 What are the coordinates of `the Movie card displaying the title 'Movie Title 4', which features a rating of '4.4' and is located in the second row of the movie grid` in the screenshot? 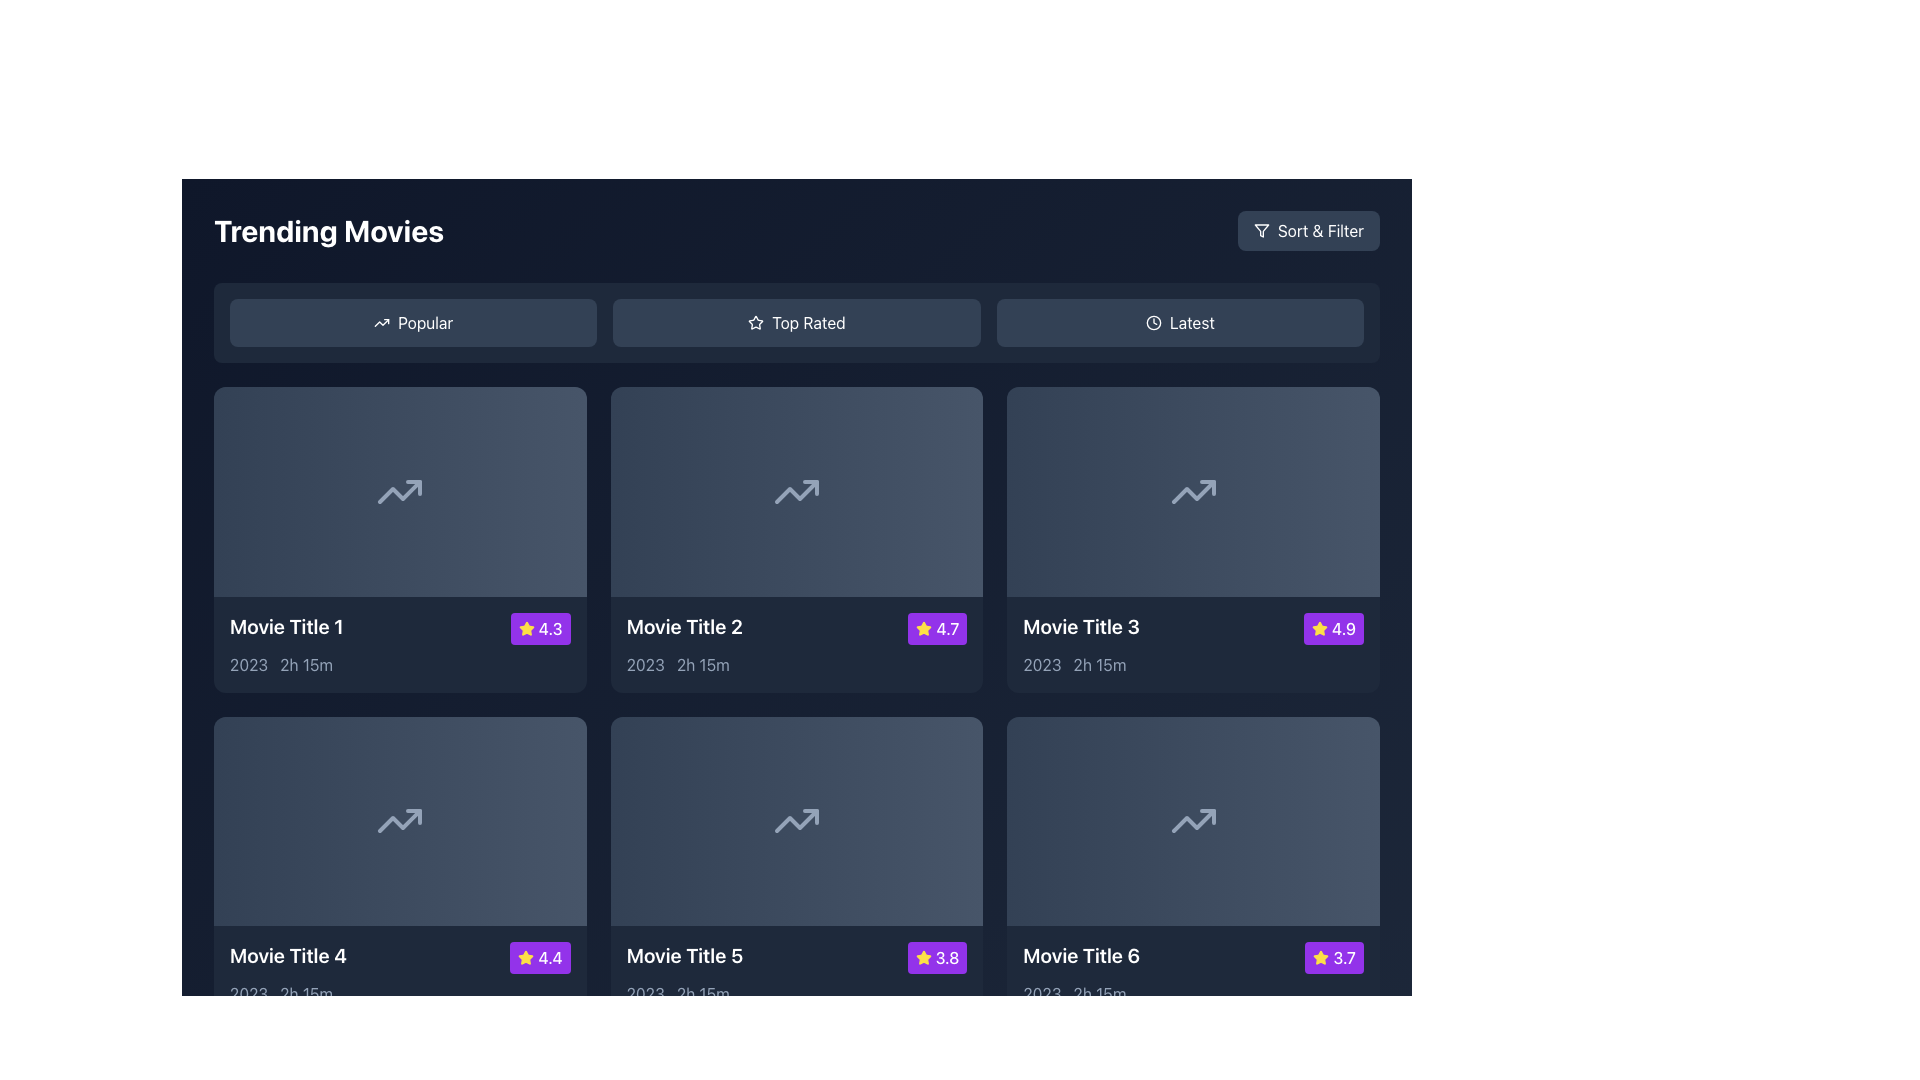 It's located at (400, 973).